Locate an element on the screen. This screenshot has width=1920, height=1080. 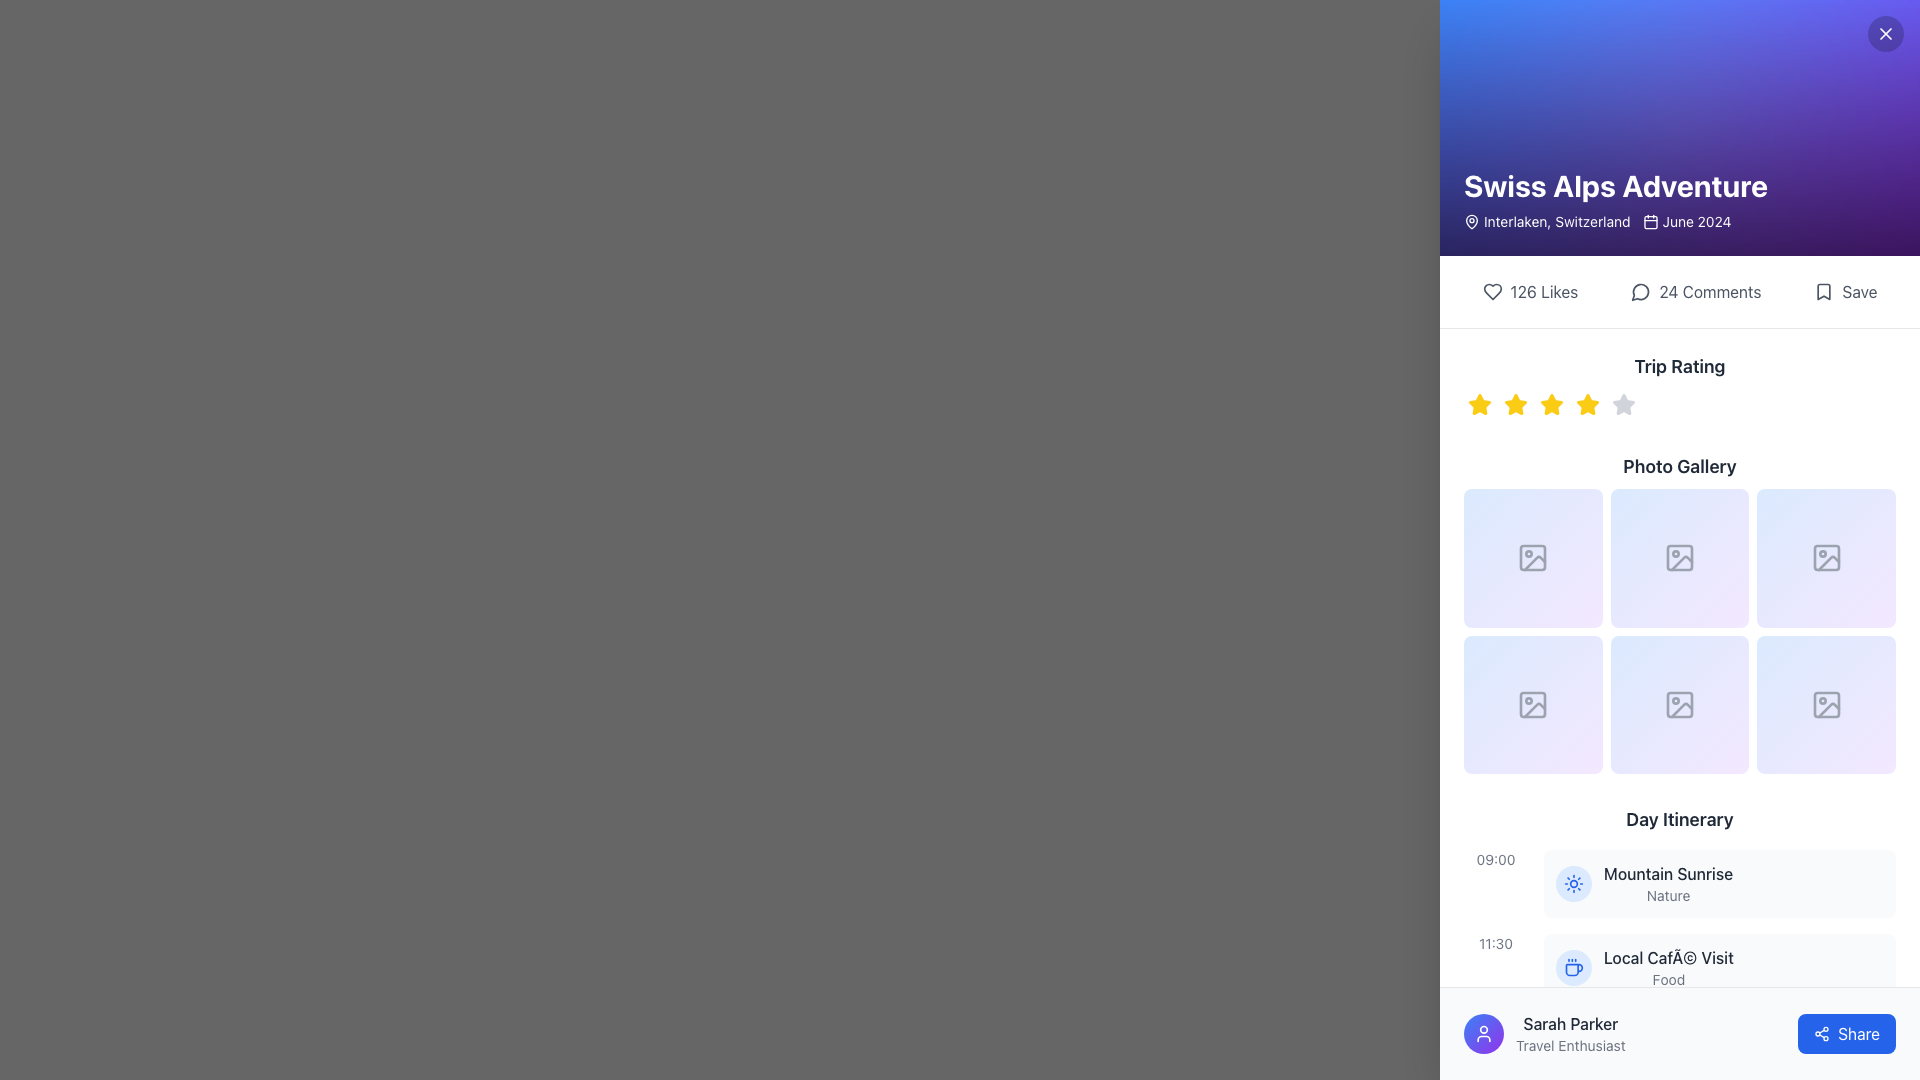
displayed date 'June 2024' on the text label with icon, which is located beneath the header 'Swiss Alps Adventure' in the upper right area of the interface is located at coordinates (1686, 222).